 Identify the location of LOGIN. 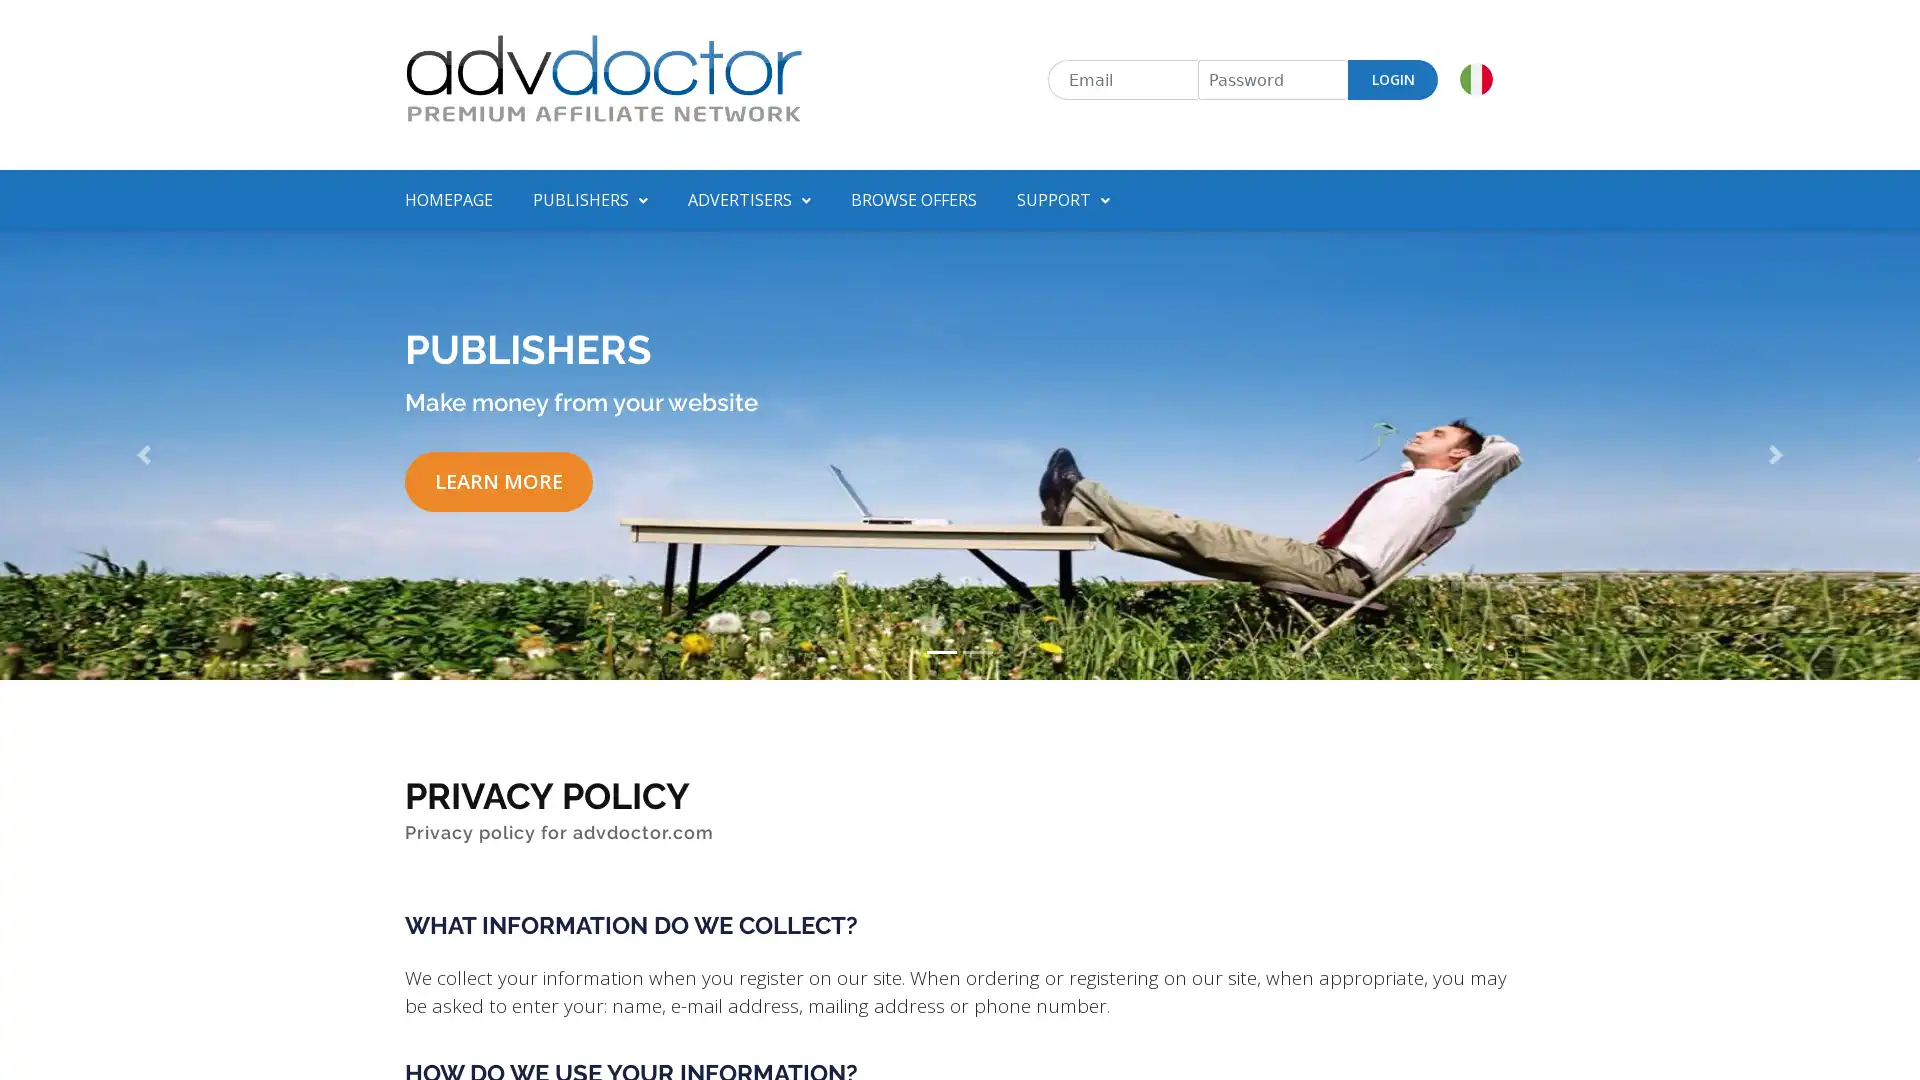
(1391, 79).